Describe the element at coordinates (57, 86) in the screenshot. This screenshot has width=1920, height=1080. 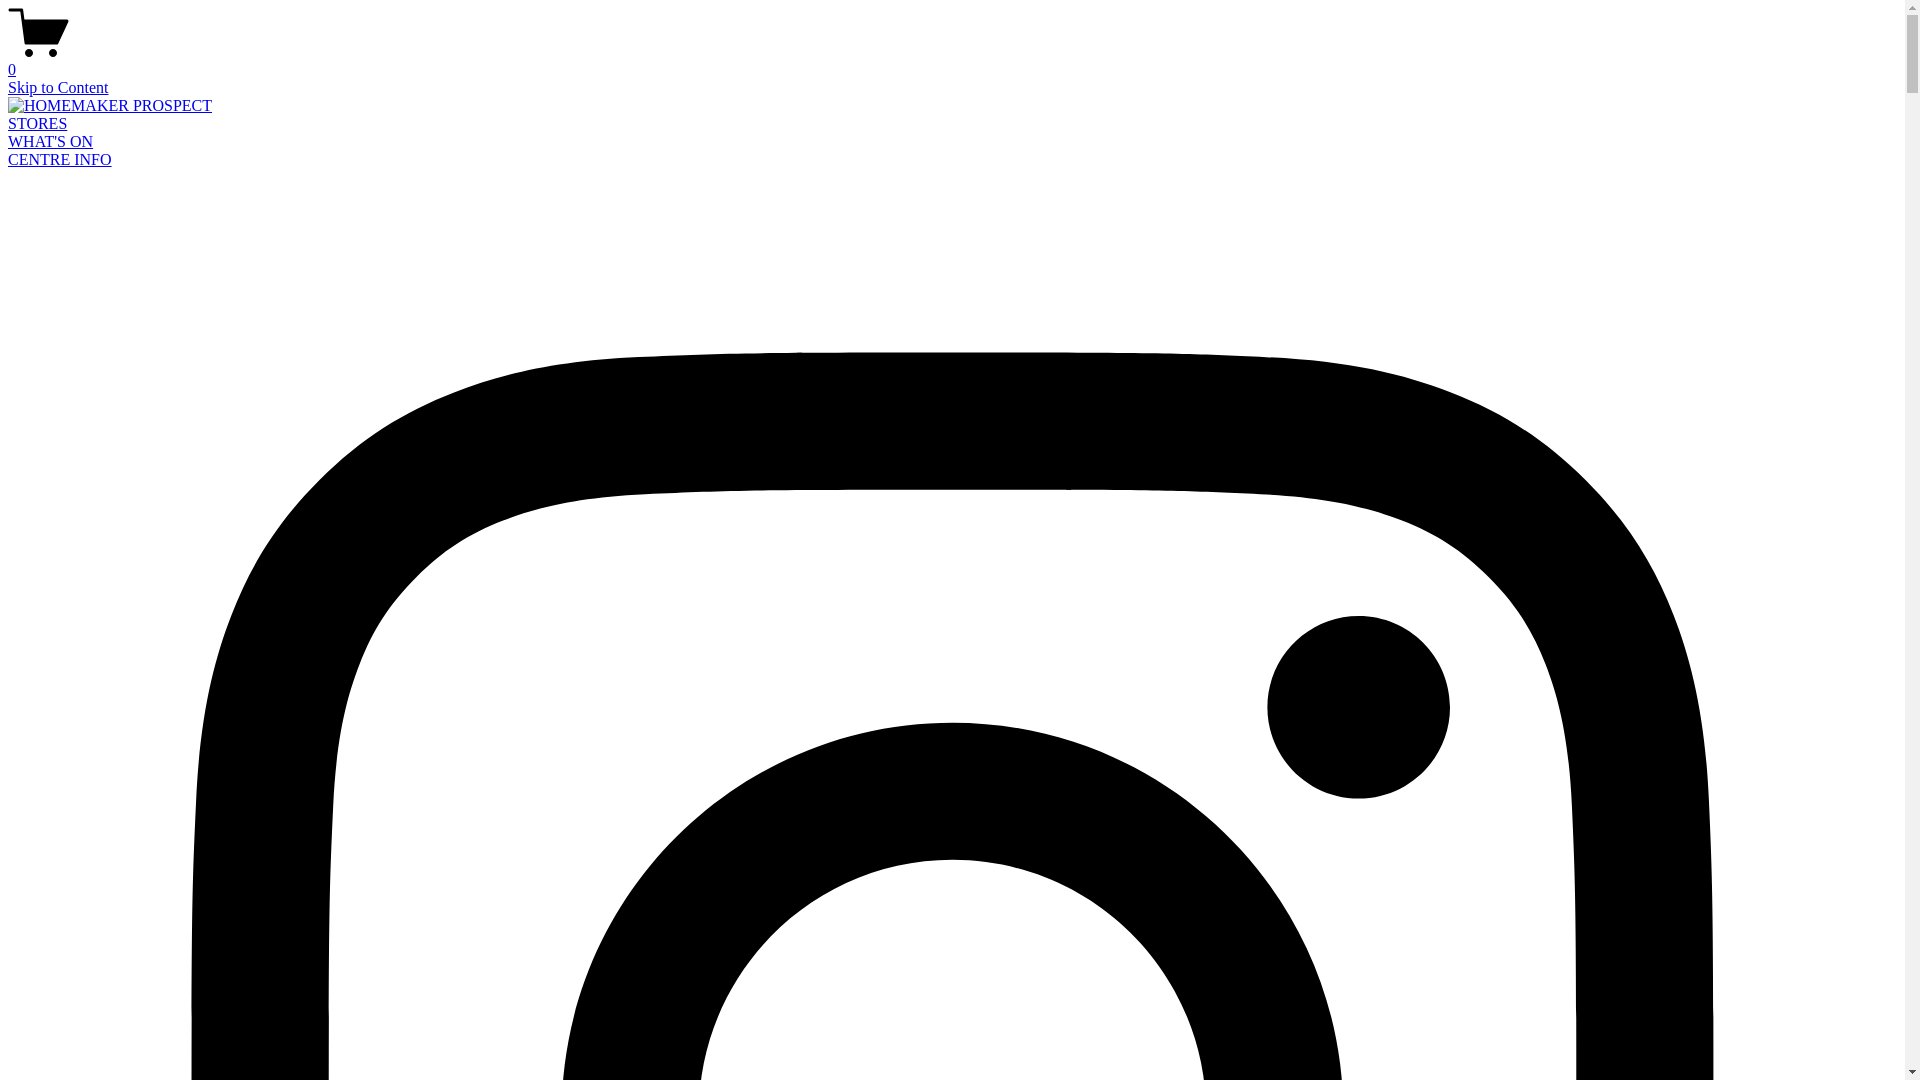
I see `'Skip to Content'` at that location.